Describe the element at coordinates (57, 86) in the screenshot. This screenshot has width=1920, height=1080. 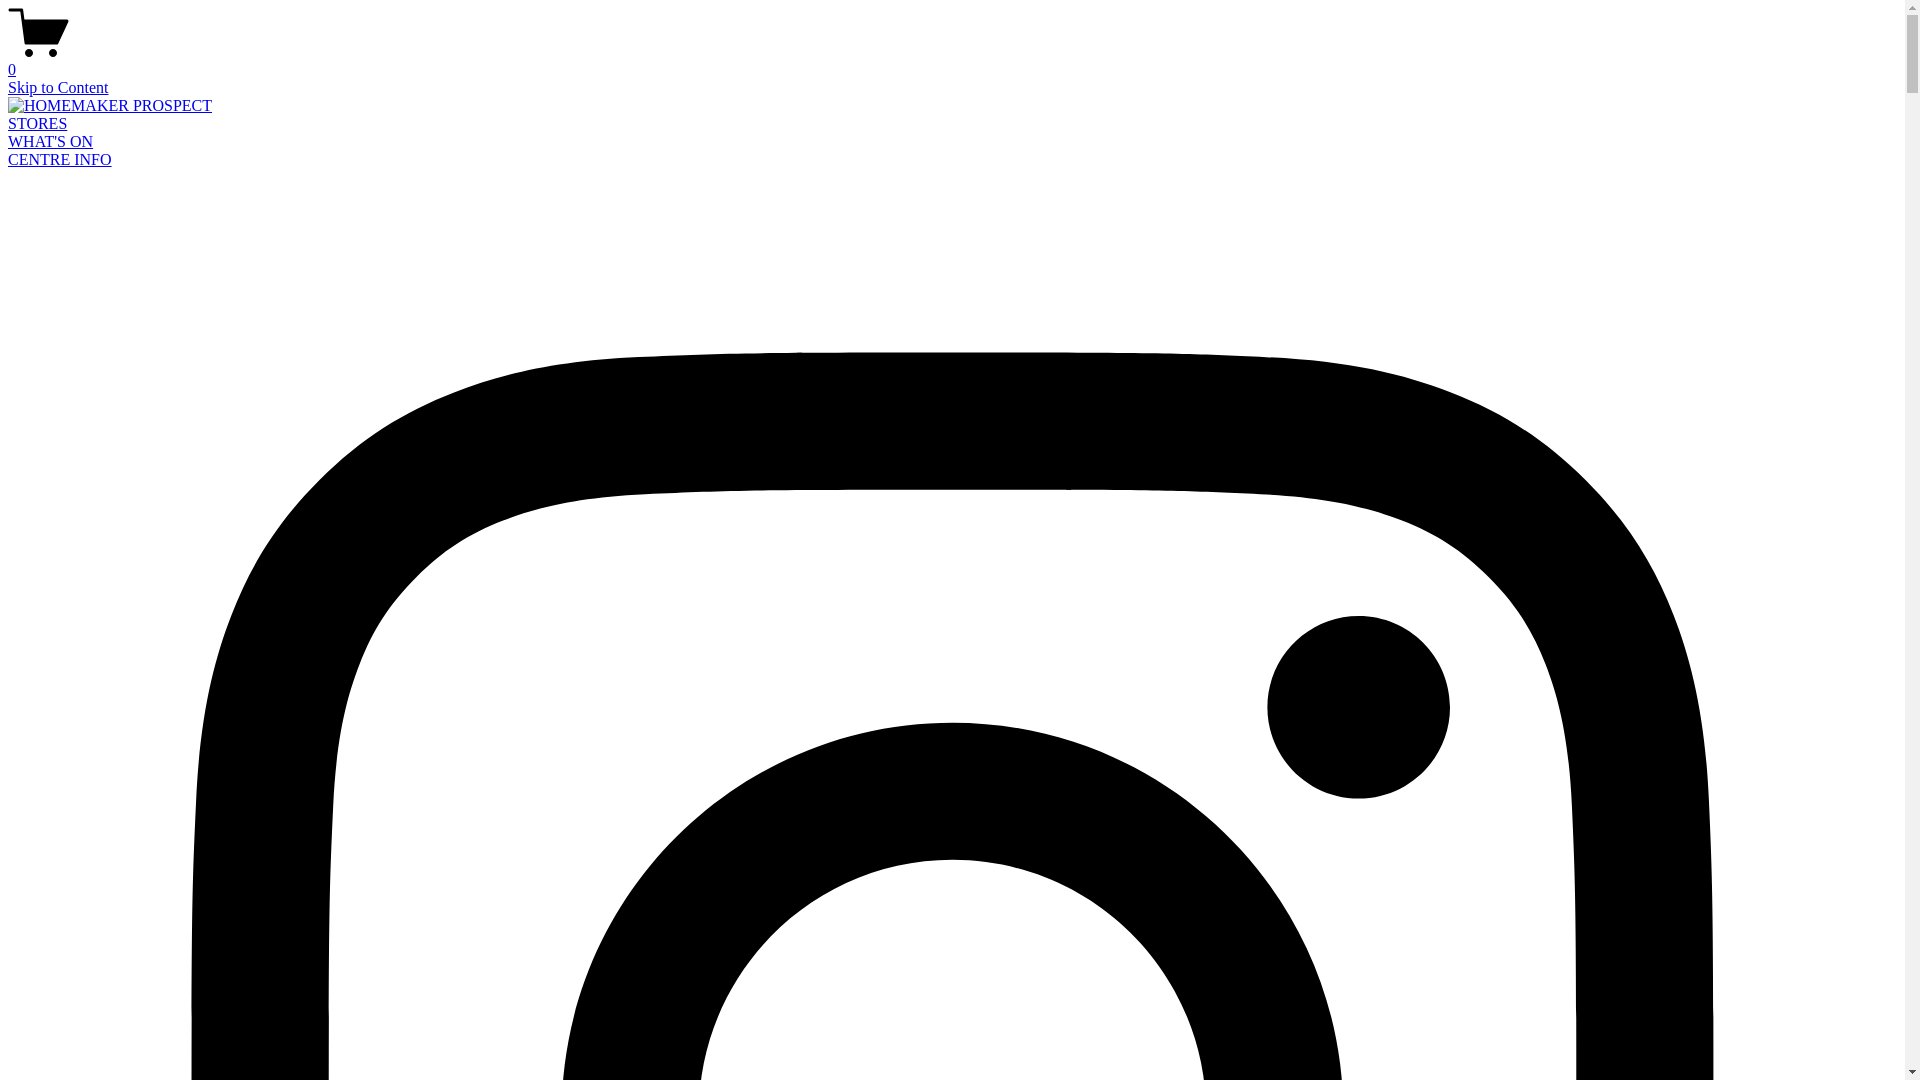
I see `'Skip to Content'` at that location.